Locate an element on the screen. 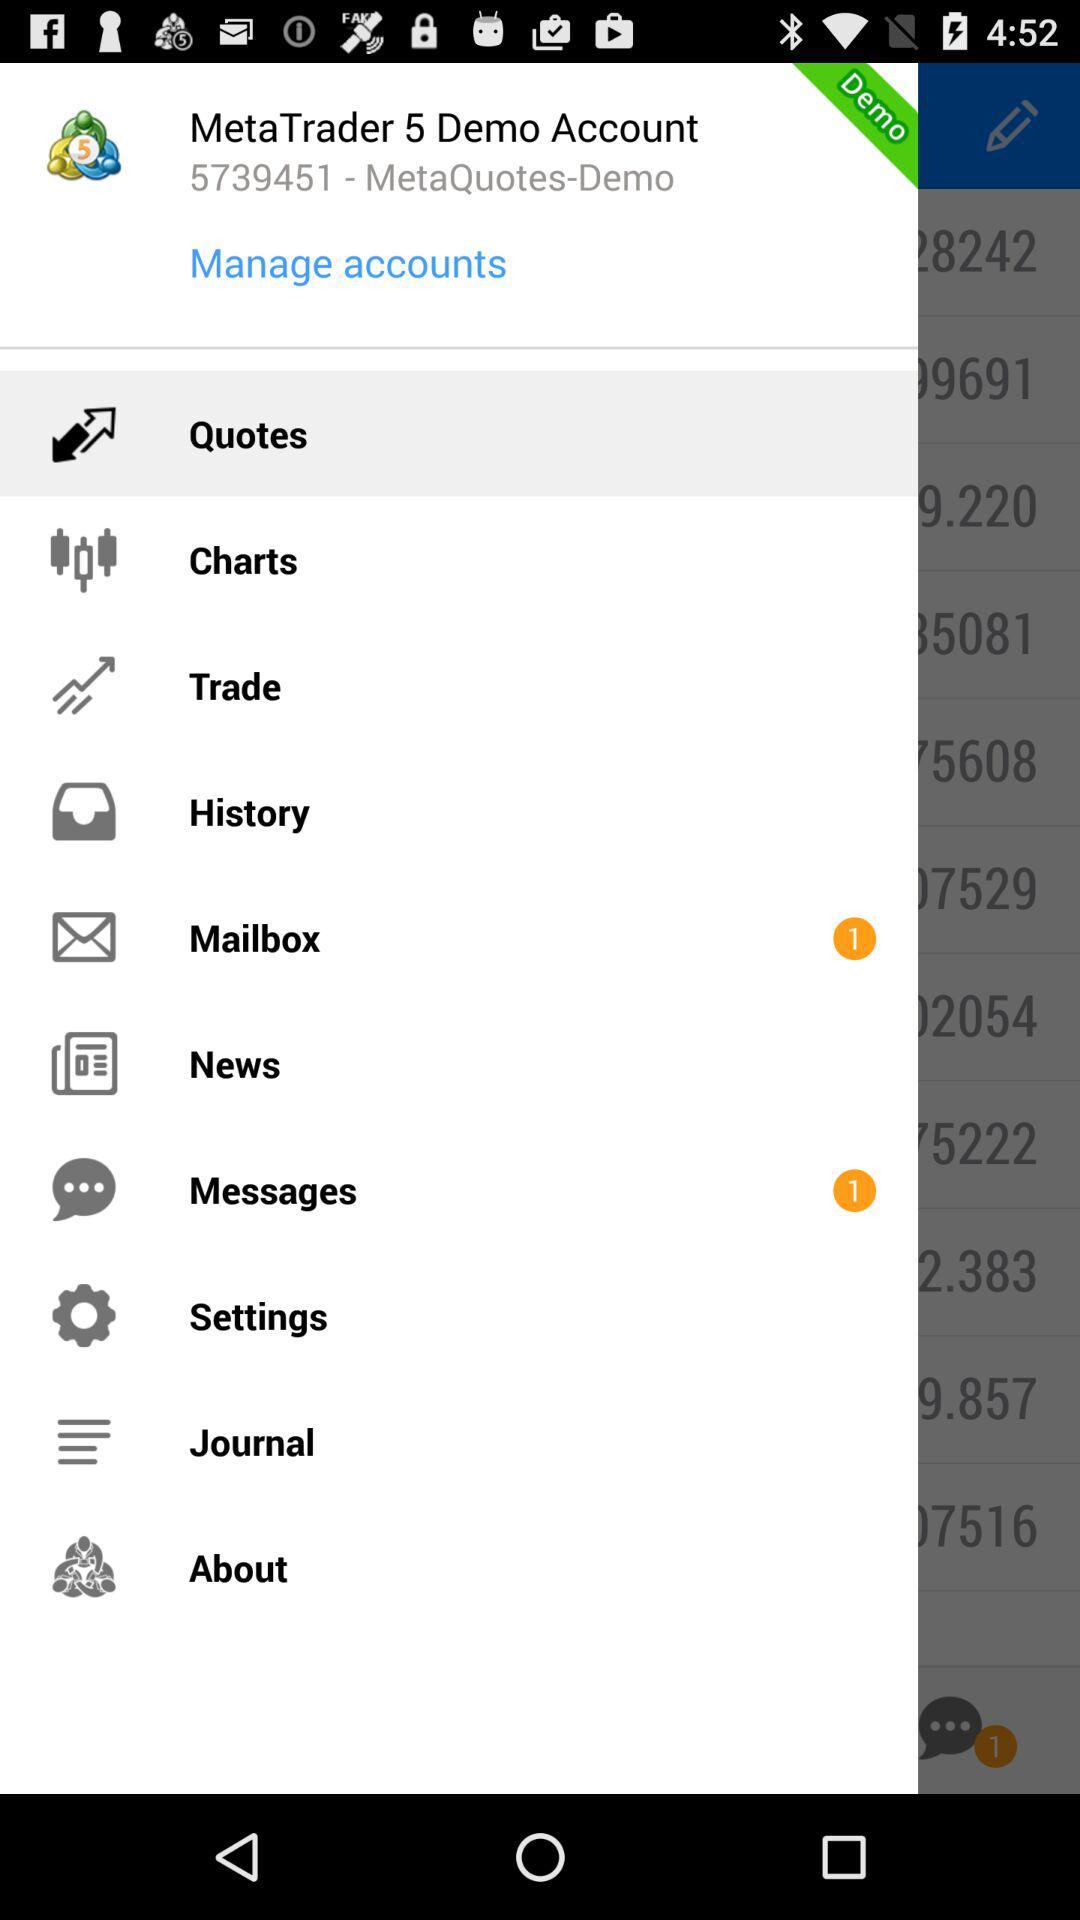  the chat icon is located at coordinates (949, 1848).